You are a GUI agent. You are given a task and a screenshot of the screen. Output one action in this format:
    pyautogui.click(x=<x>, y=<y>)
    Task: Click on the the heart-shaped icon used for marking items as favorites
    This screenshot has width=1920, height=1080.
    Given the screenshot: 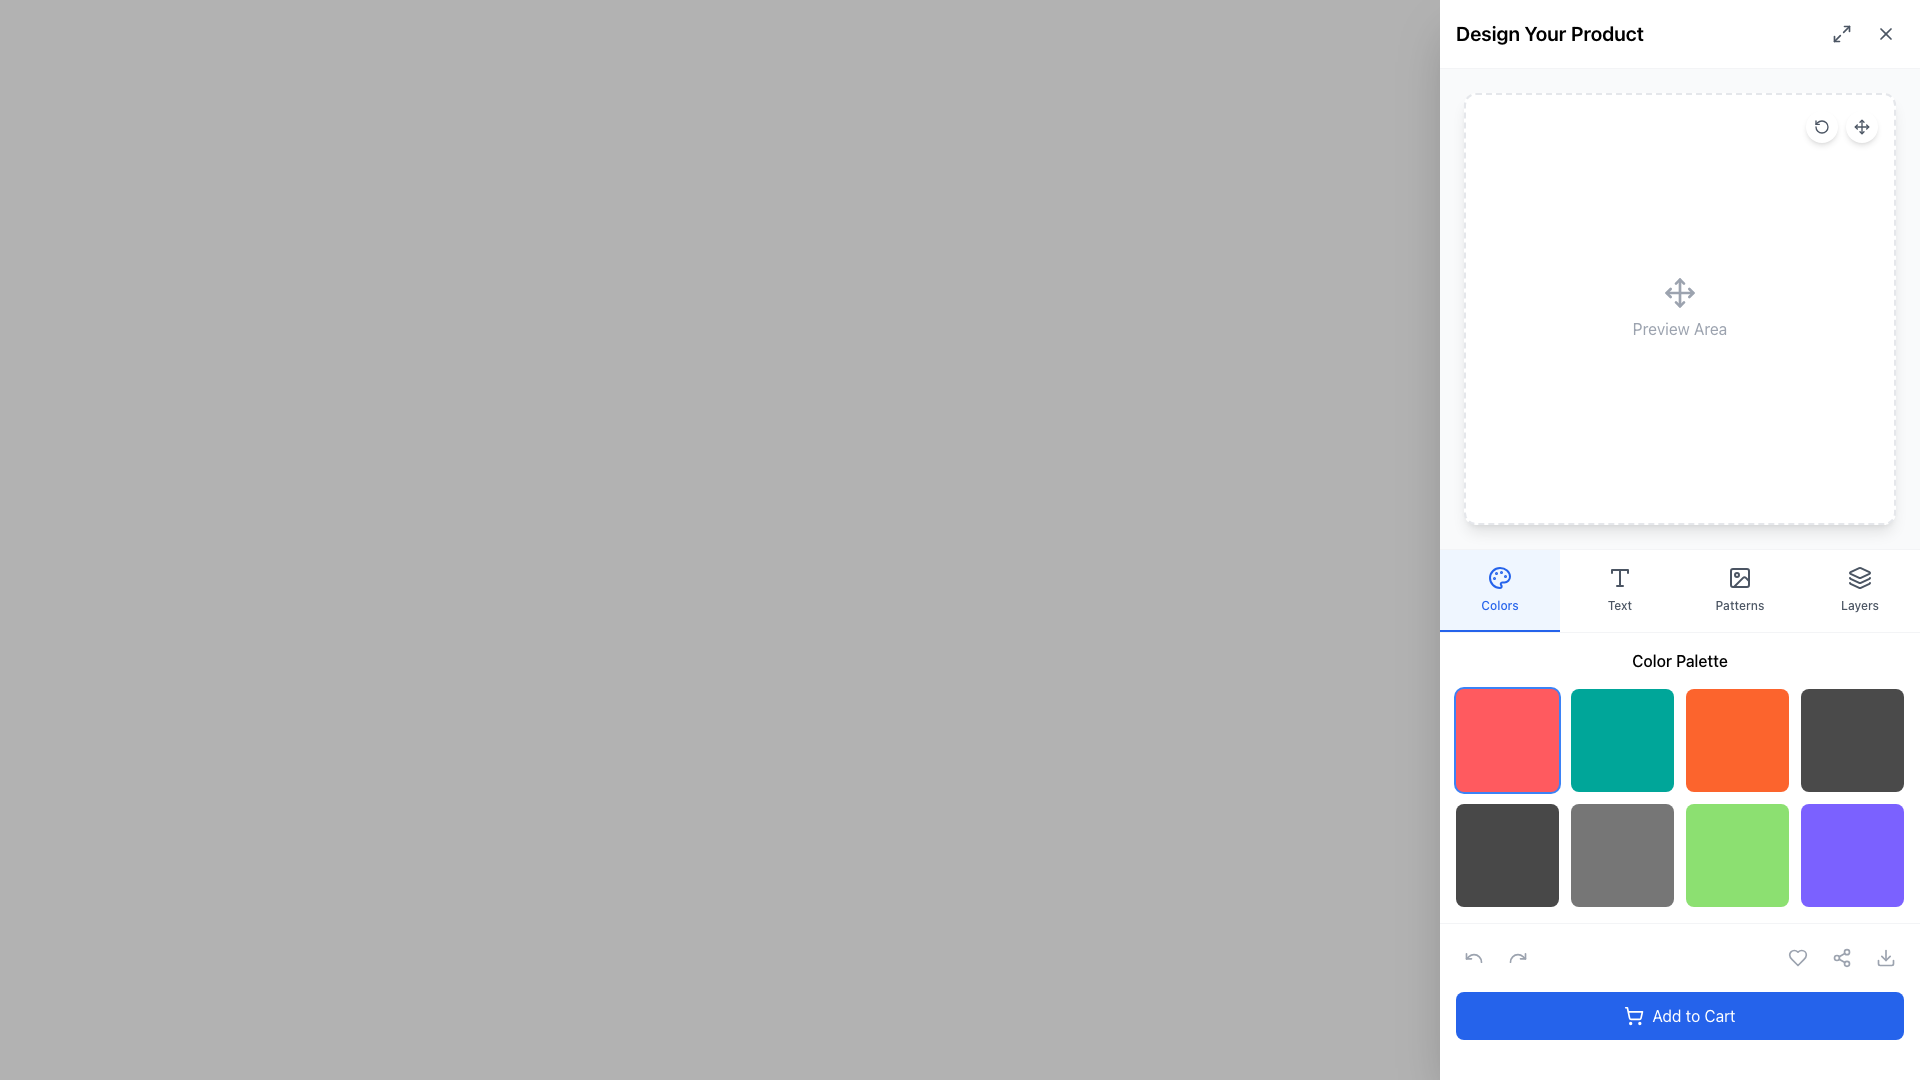 What is the action you would take?
    pyautogui.click(x=1798, y=956)
    